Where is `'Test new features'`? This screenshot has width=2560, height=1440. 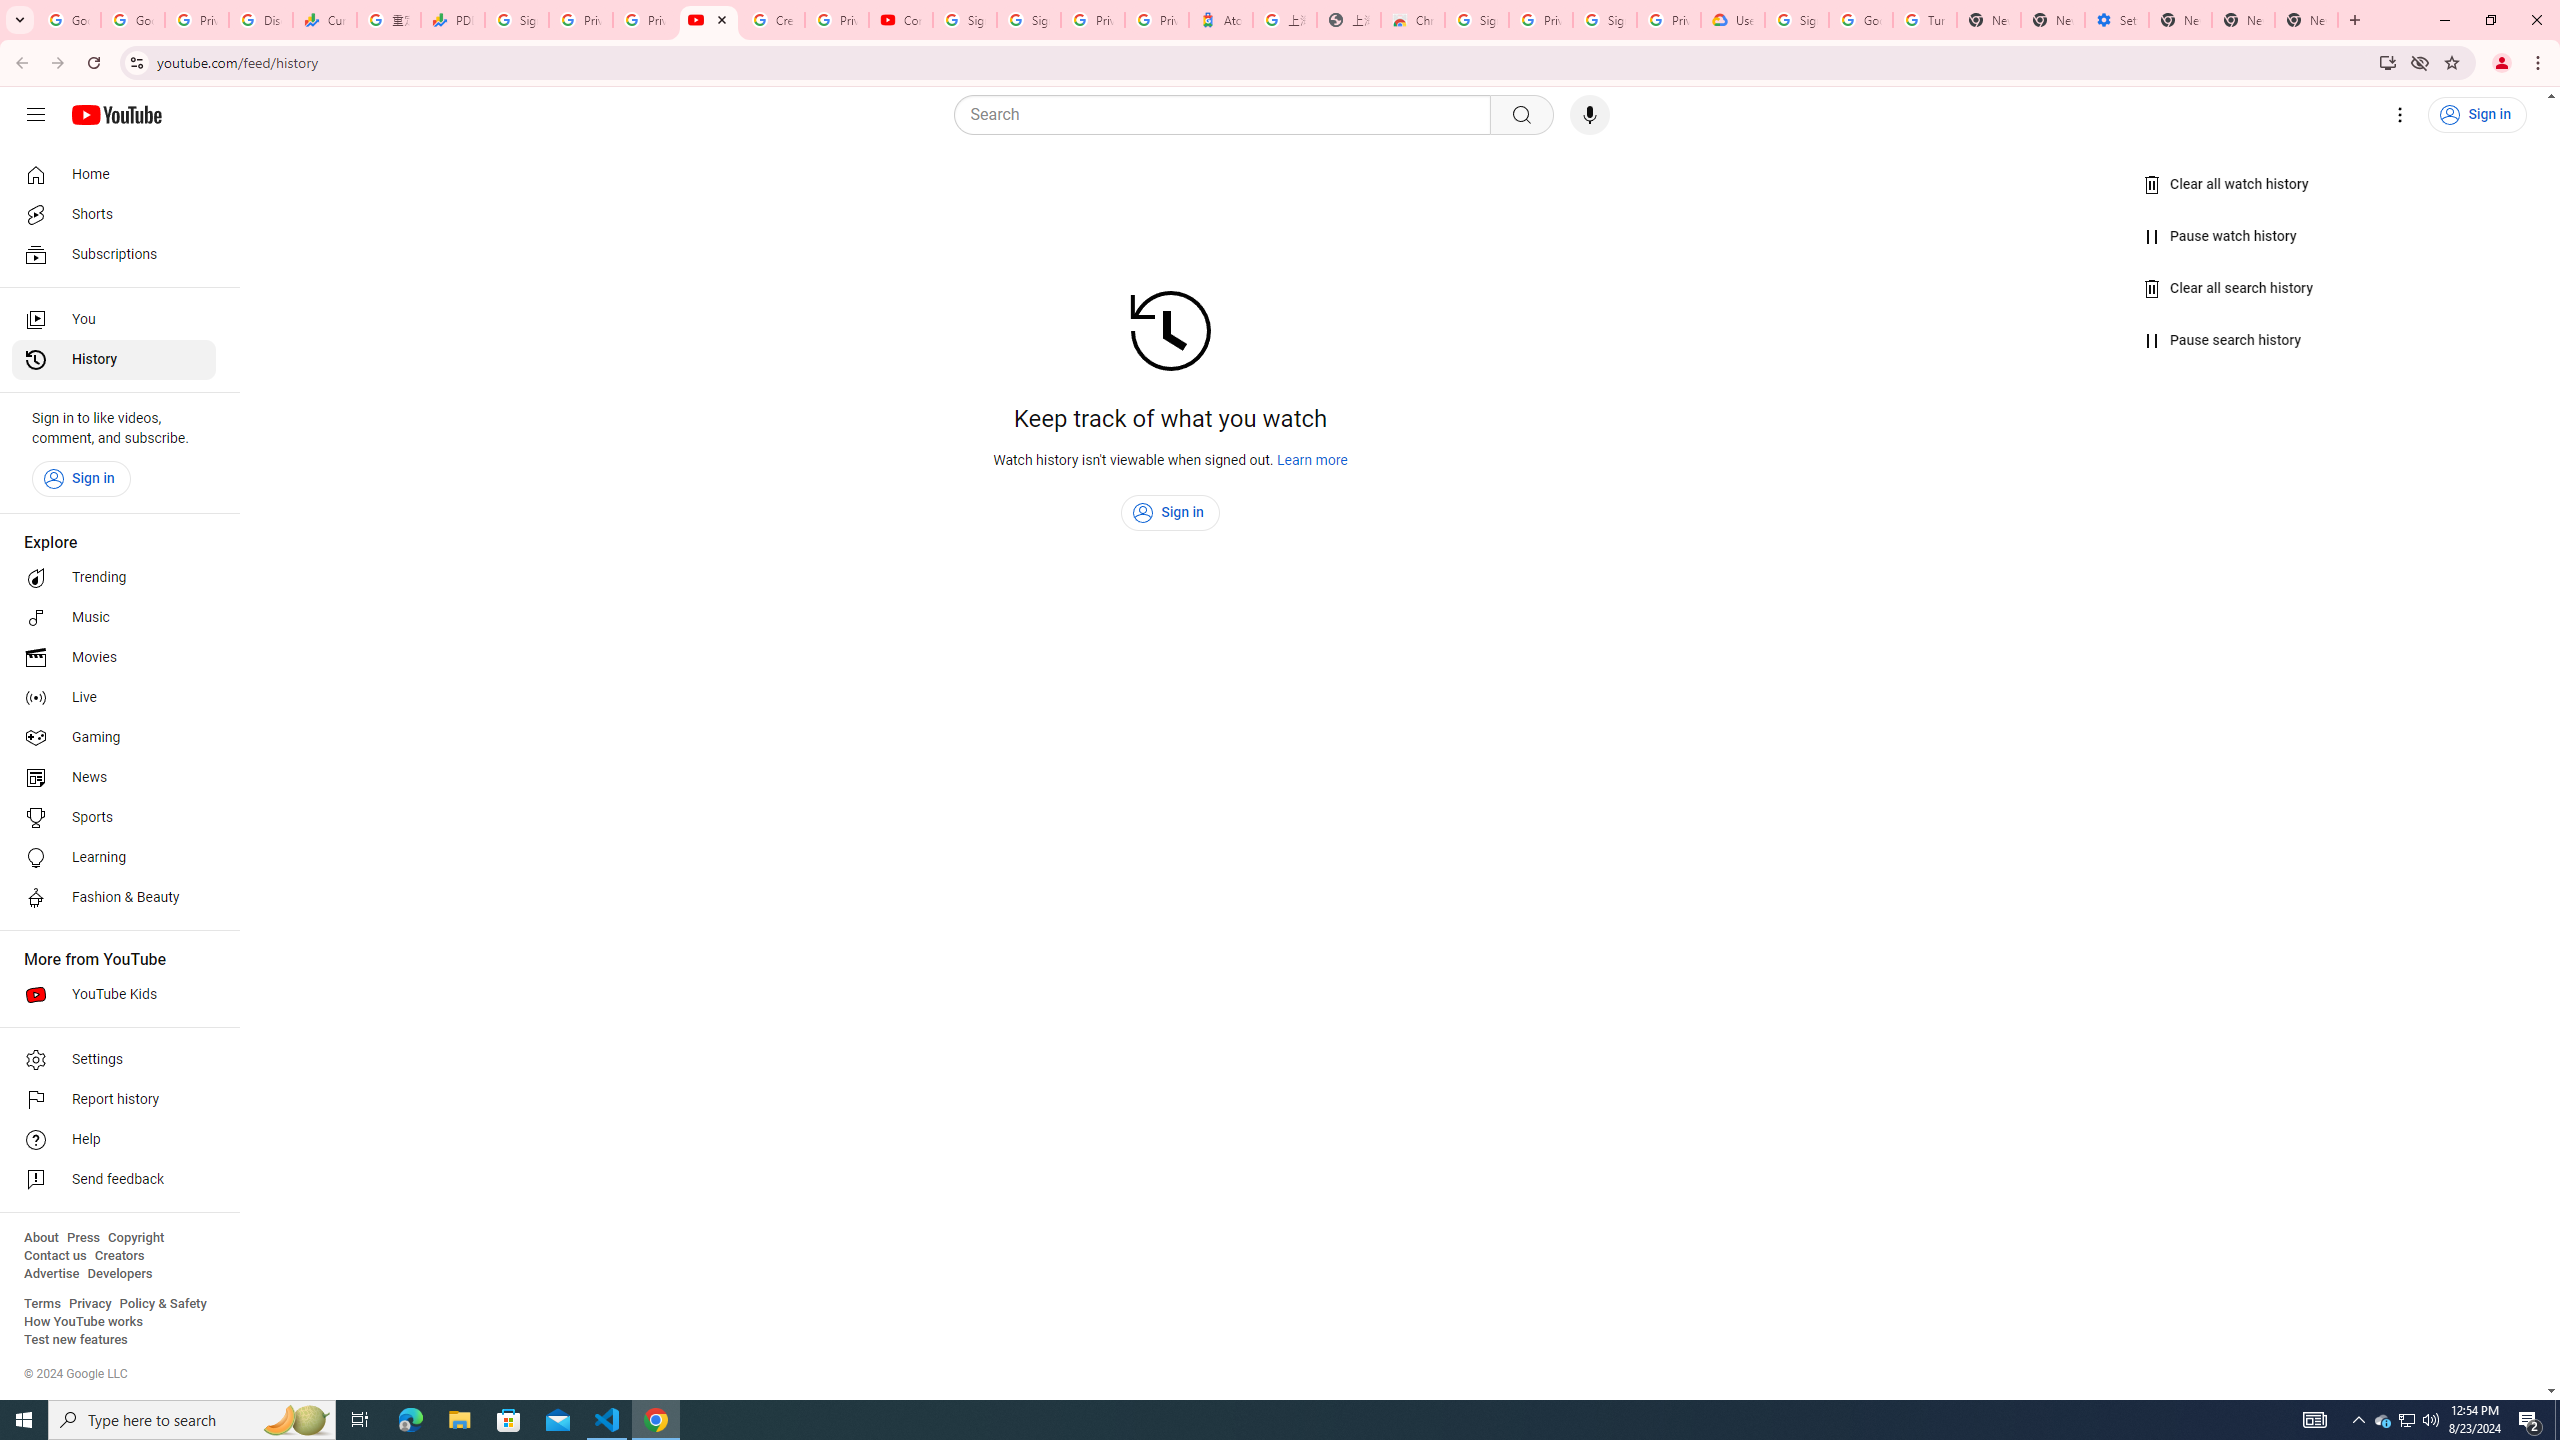 'Test new features' is located at coordinates (74, 1338).